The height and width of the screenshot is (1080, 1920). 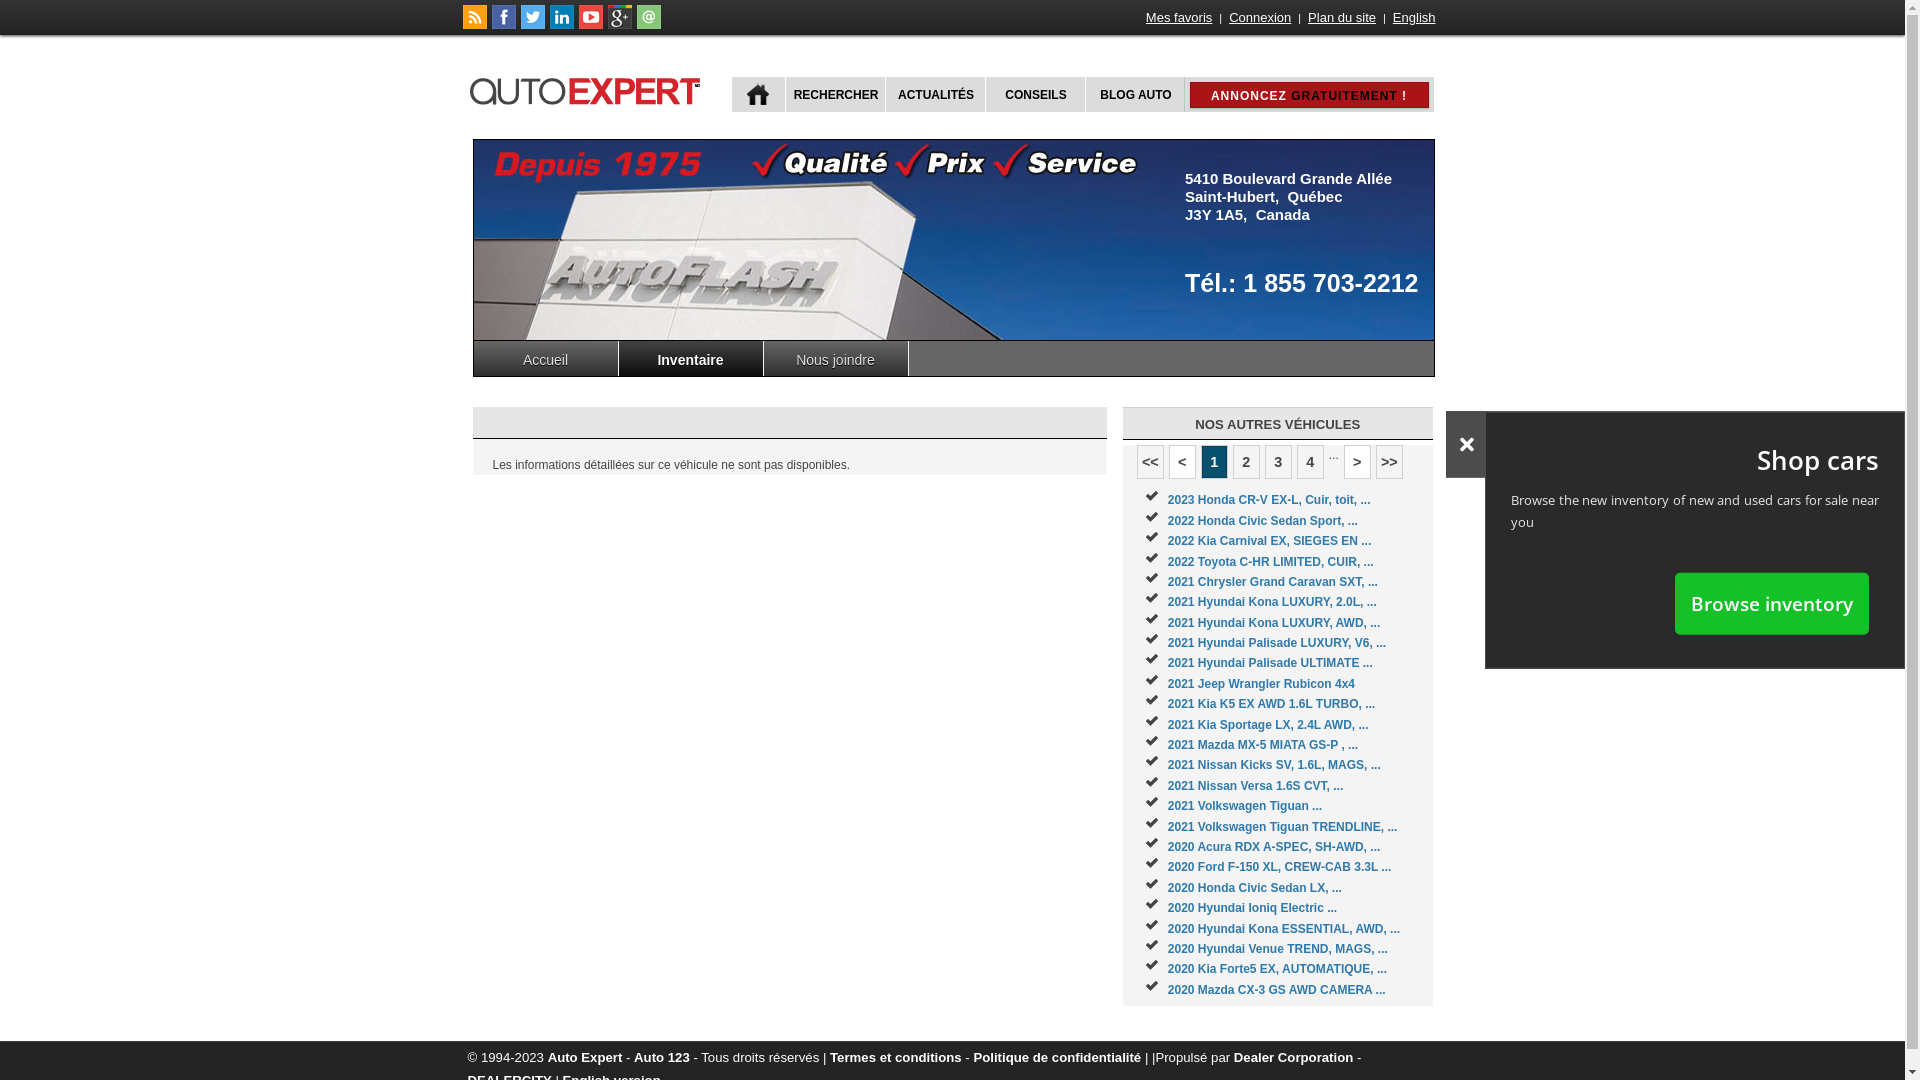 What do you see at coordinates (1150, 462) in the screenshot?
I see `'<<'` at bounding box center [1150, 462].